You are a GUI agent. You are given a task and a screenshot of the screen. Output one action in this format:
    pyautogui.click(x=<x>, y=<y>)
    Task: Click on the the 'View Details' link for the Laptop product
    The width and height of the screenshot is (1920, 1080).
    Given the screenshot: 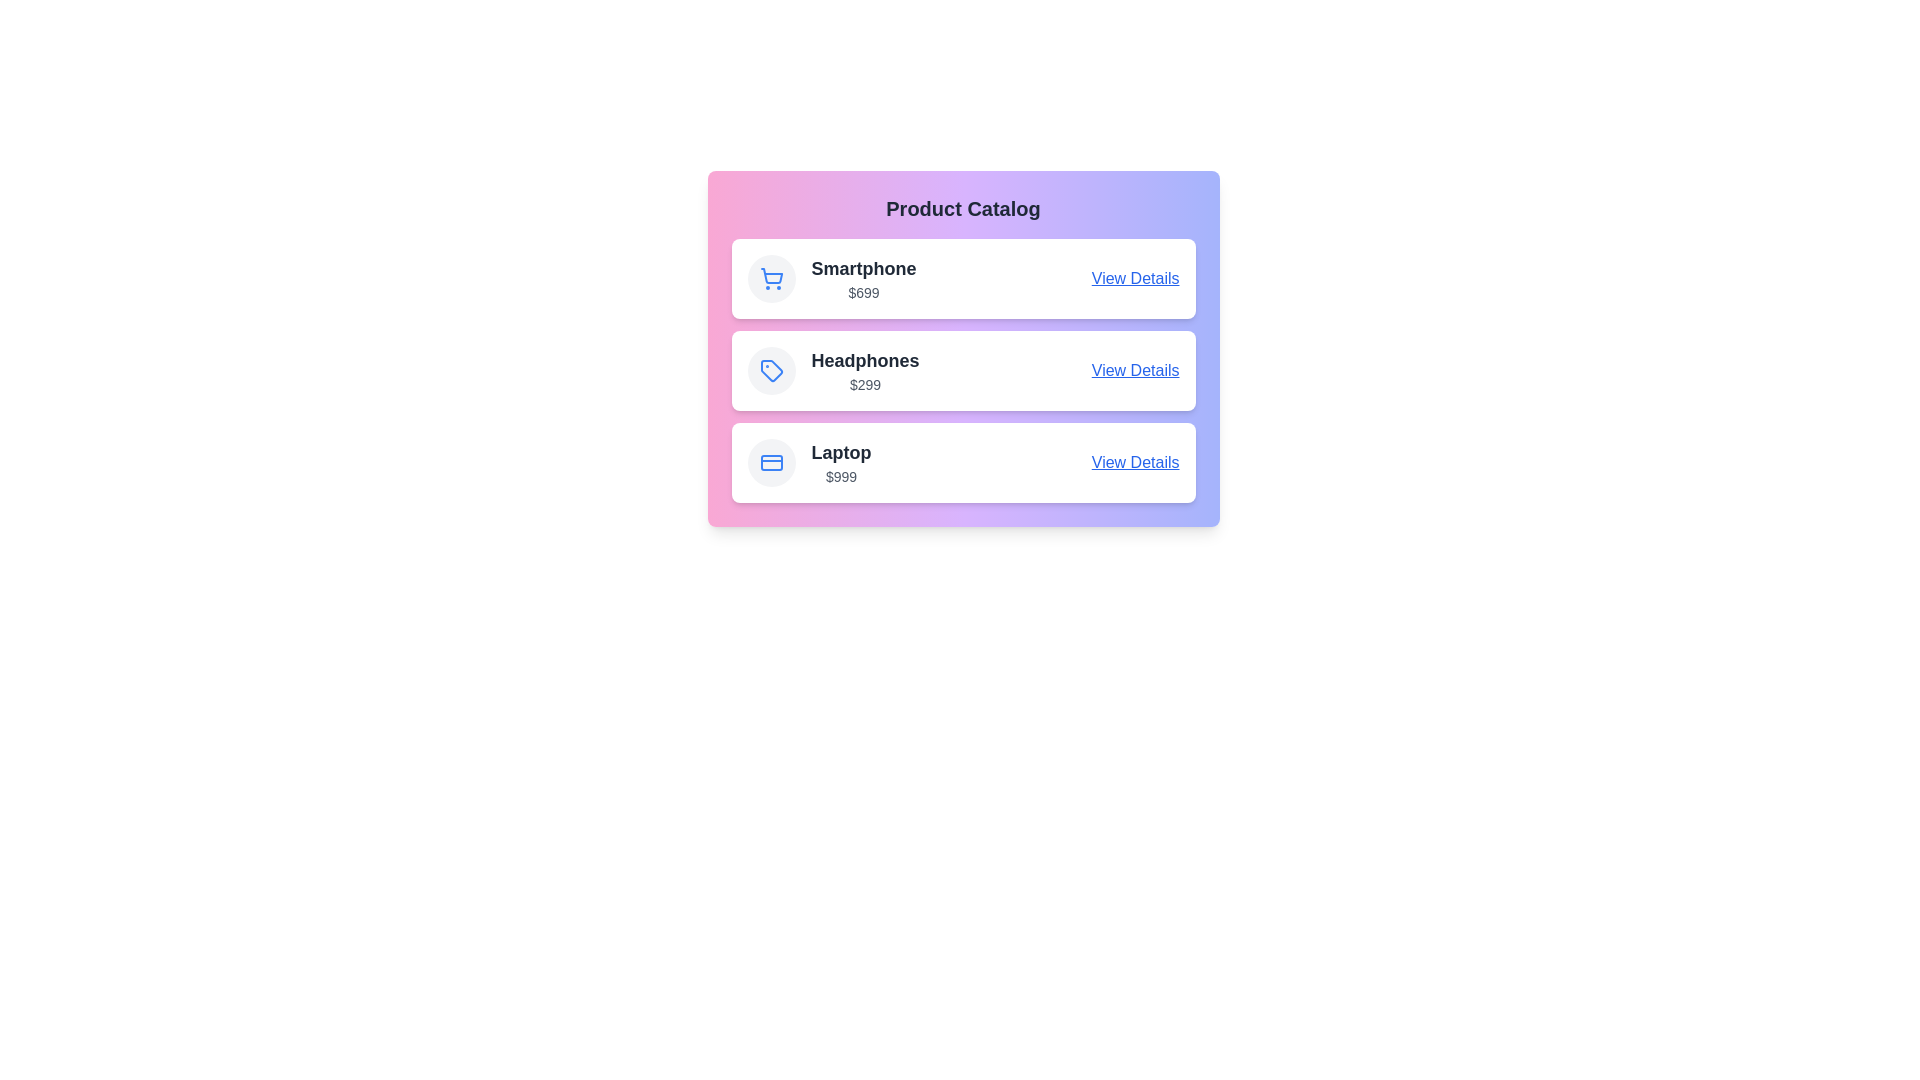 What is the action you would take?
    pyautogui.click(x=1135, y=462)
    